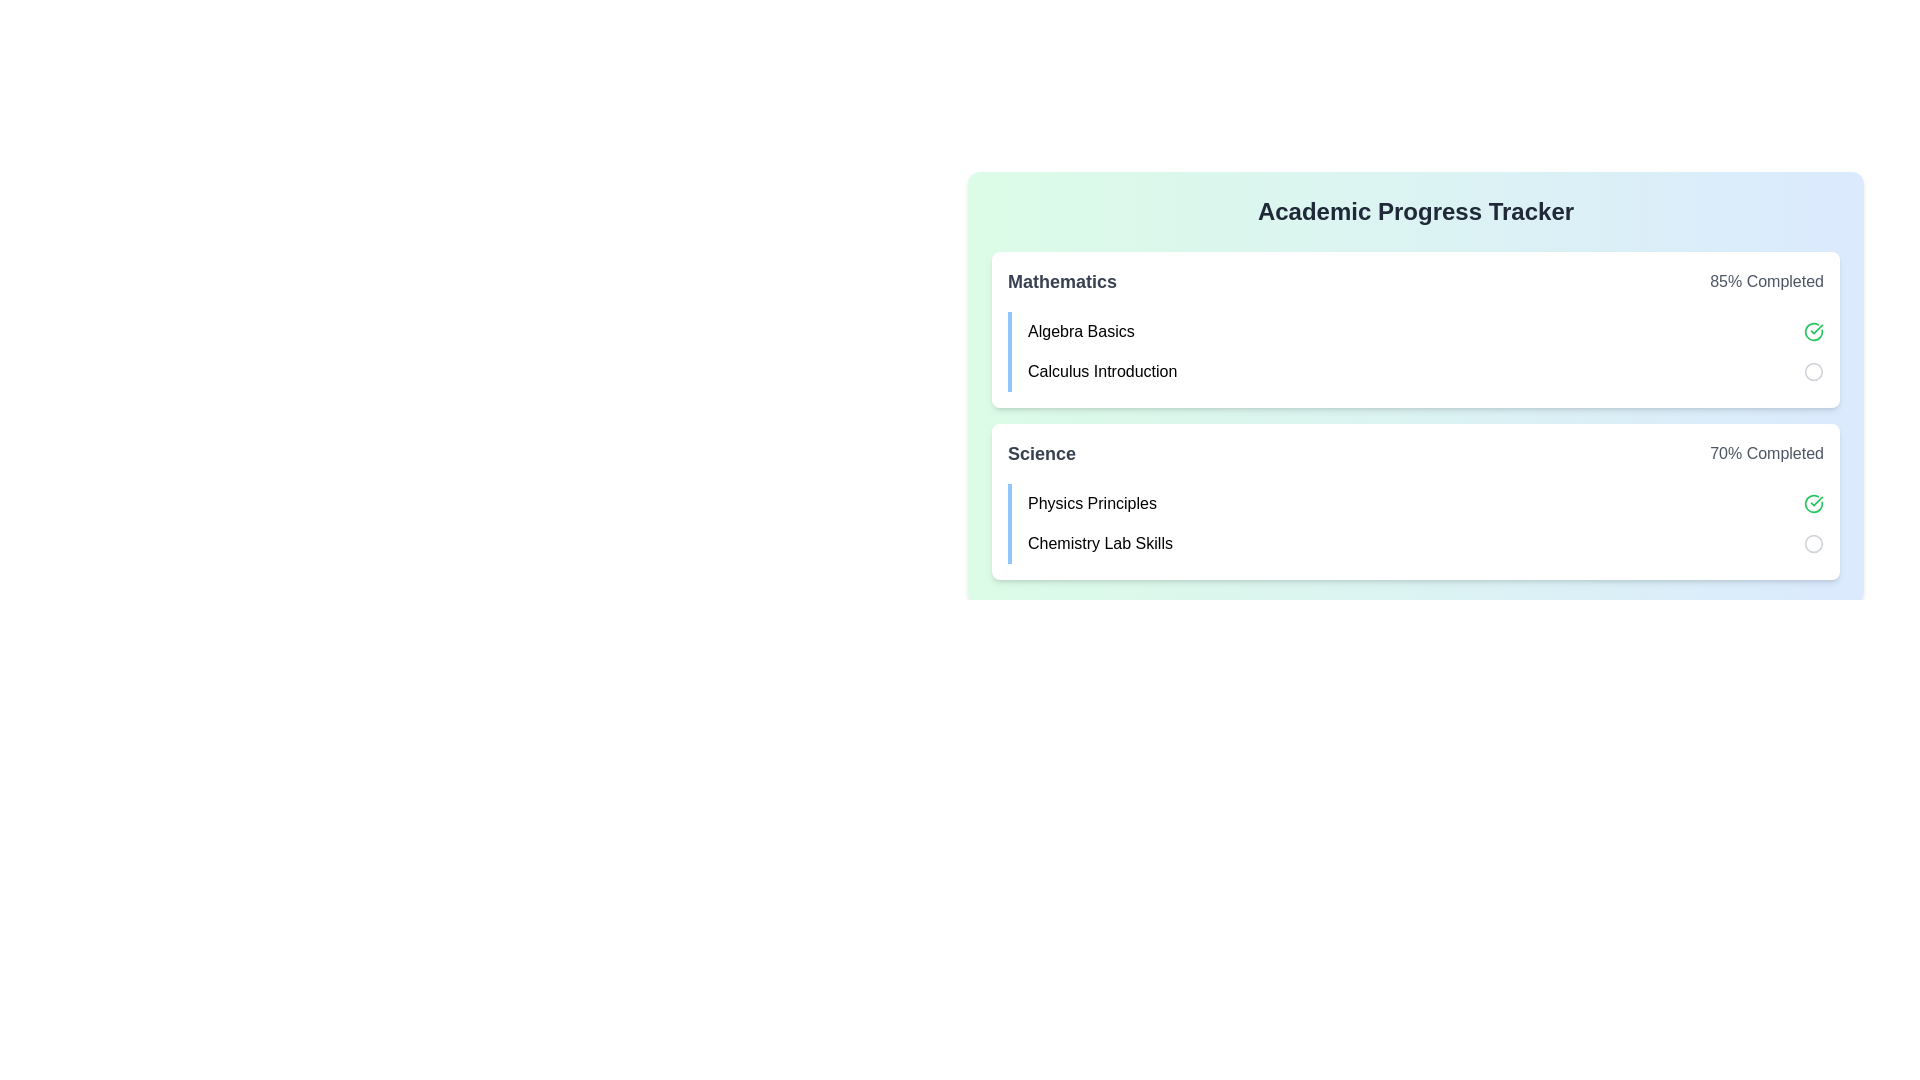  I want to click on the check symbol associated with the second list item in the 'Science' progress tracker to update its status, so click(1415, 523).